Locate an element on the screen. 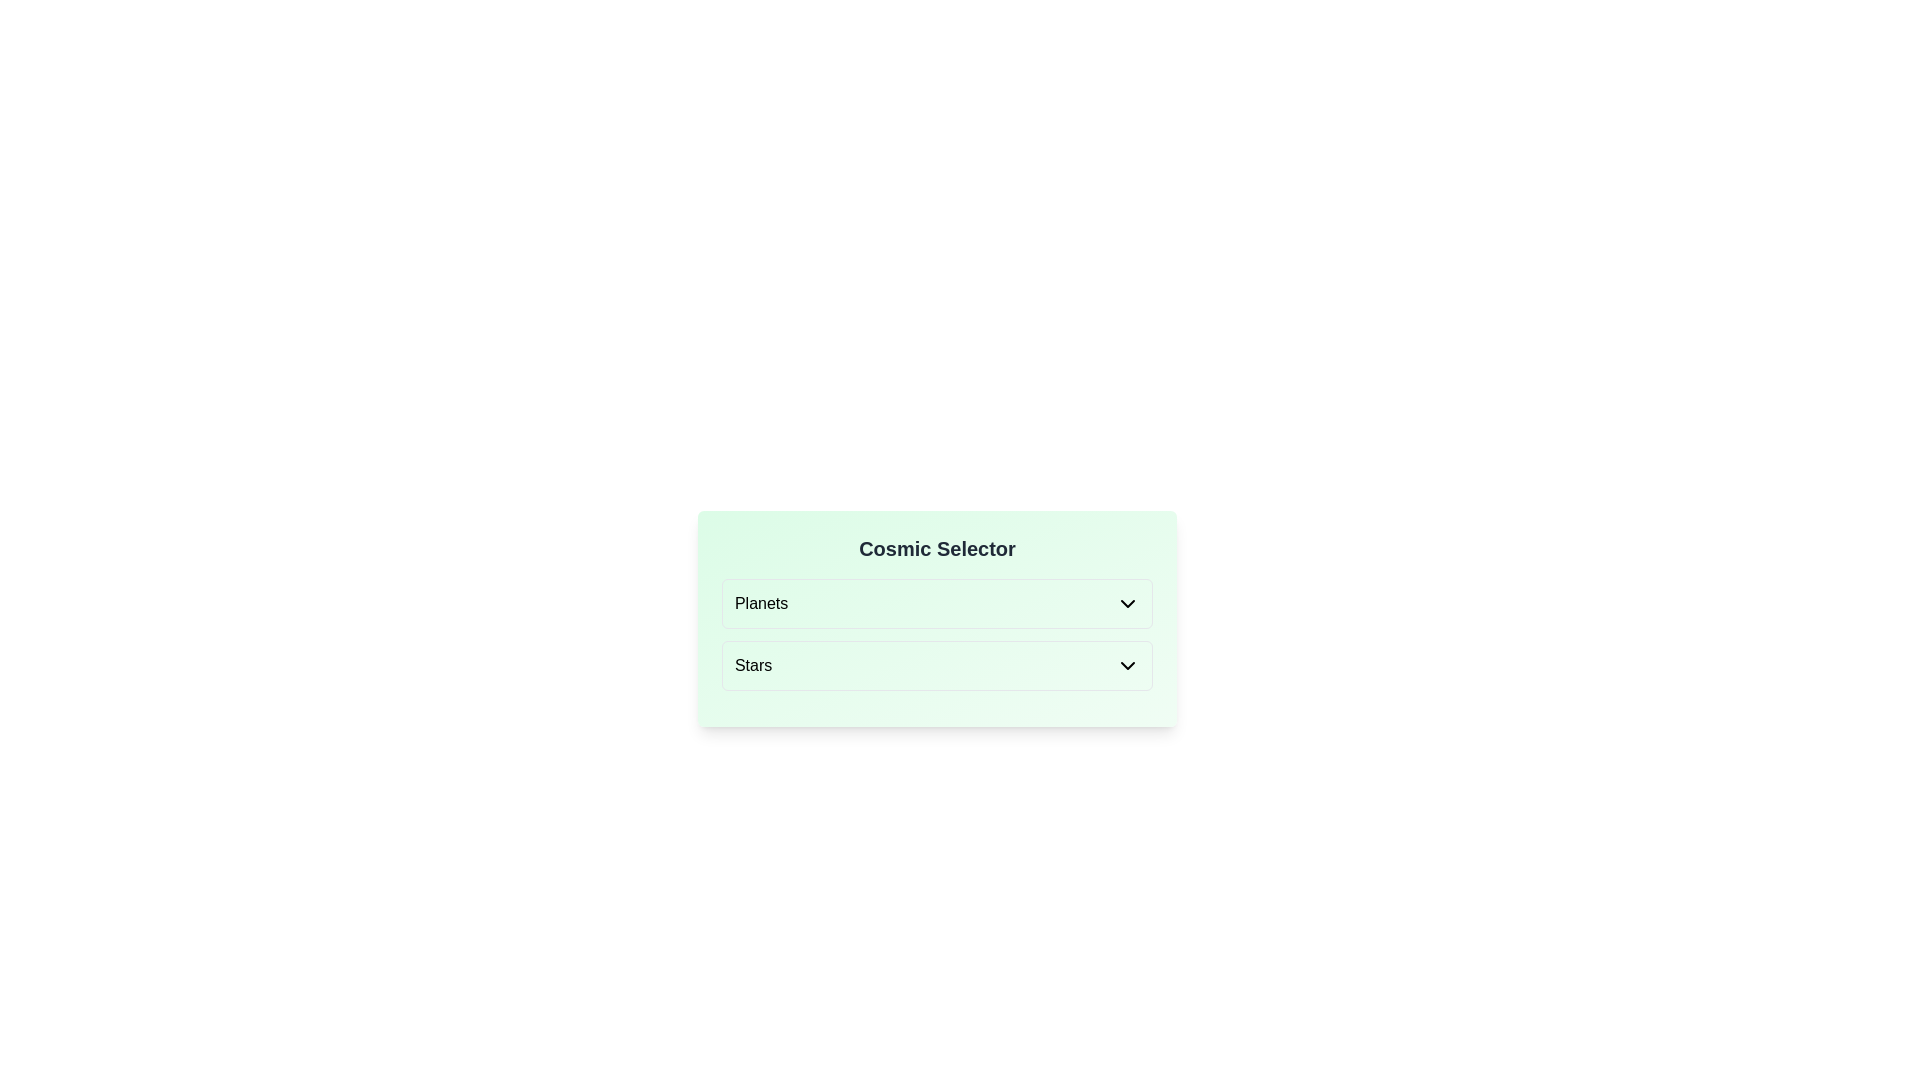 The width and height of the screenshot is (1920, 1080). the dropdown menu labeled 'Planets' is located at coordinates (936, 603).